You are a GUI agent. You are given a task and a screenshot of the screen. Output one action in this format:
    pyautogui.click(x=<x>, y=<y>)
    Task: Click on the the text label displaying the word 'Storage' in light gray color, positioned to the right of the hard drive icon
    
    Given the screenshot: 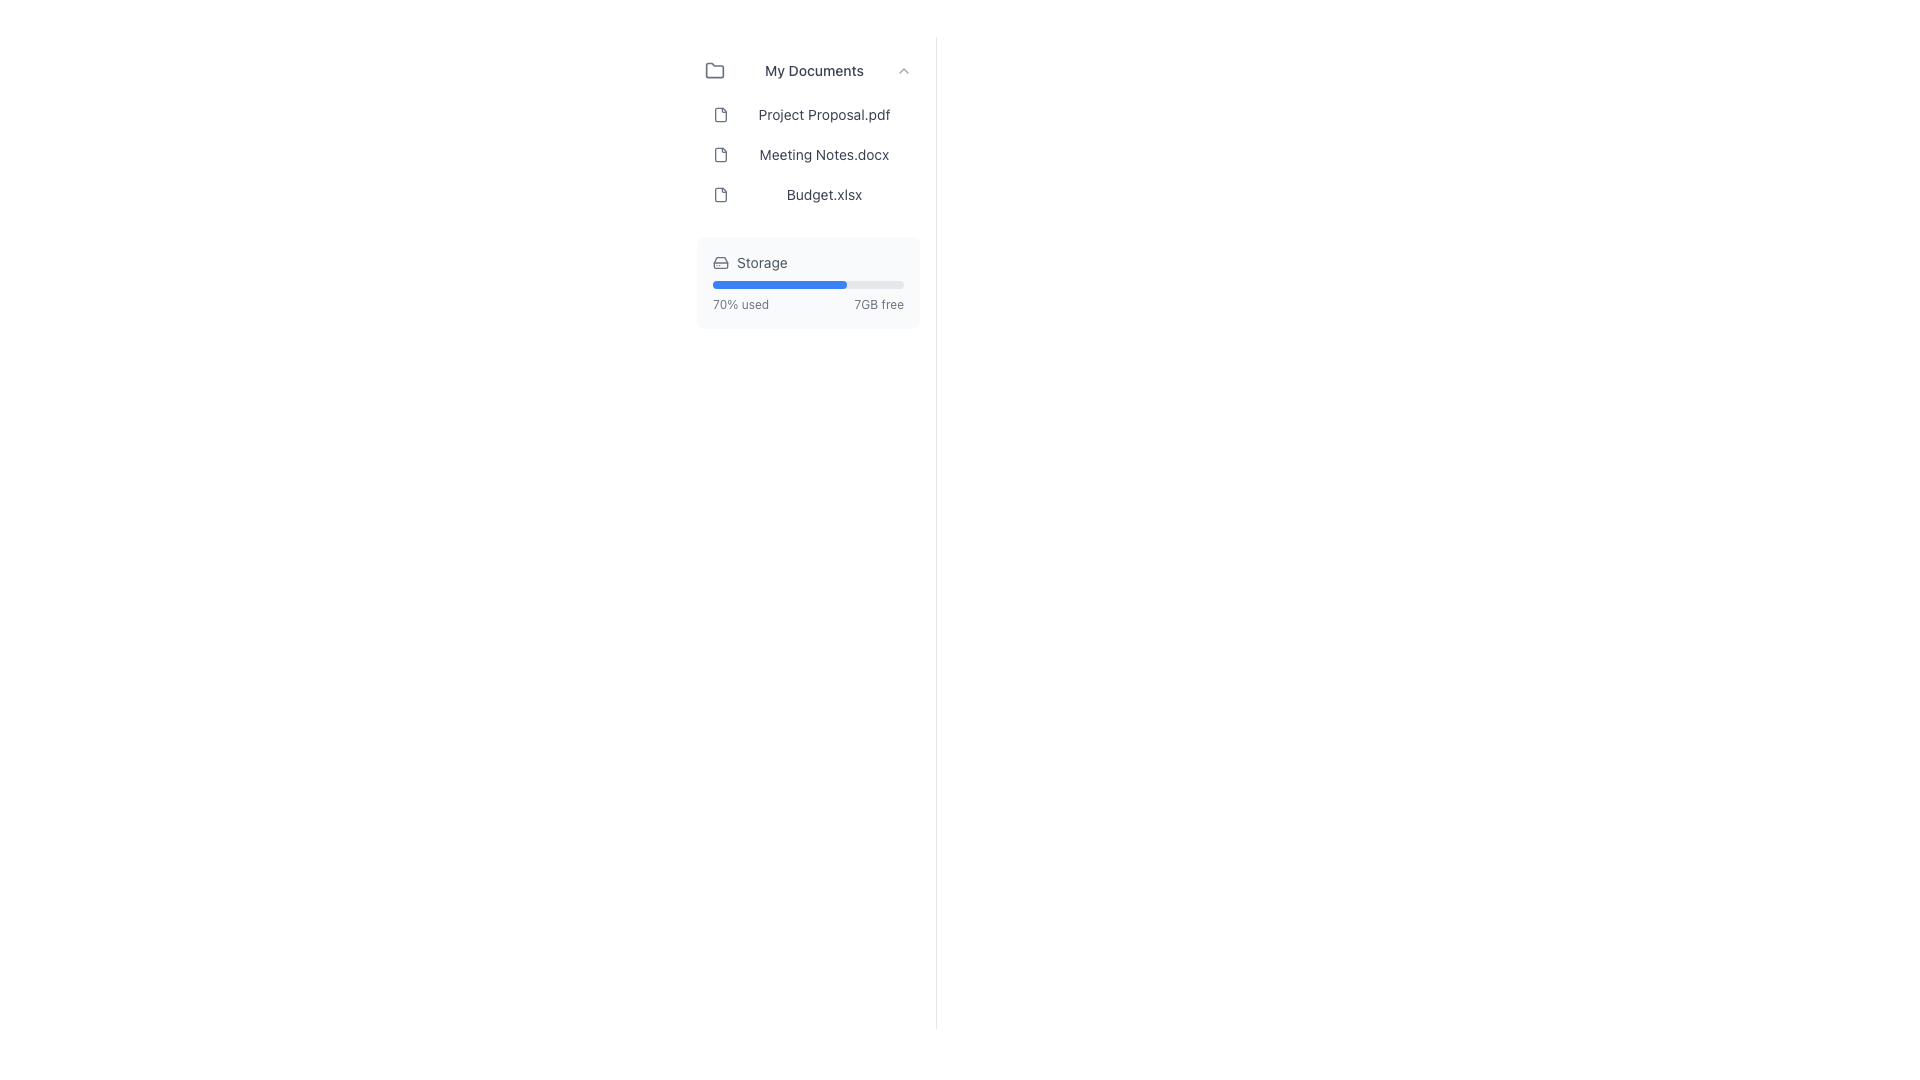 What is the action you would take?
    pyautogui.click(x=761, y=261)
    